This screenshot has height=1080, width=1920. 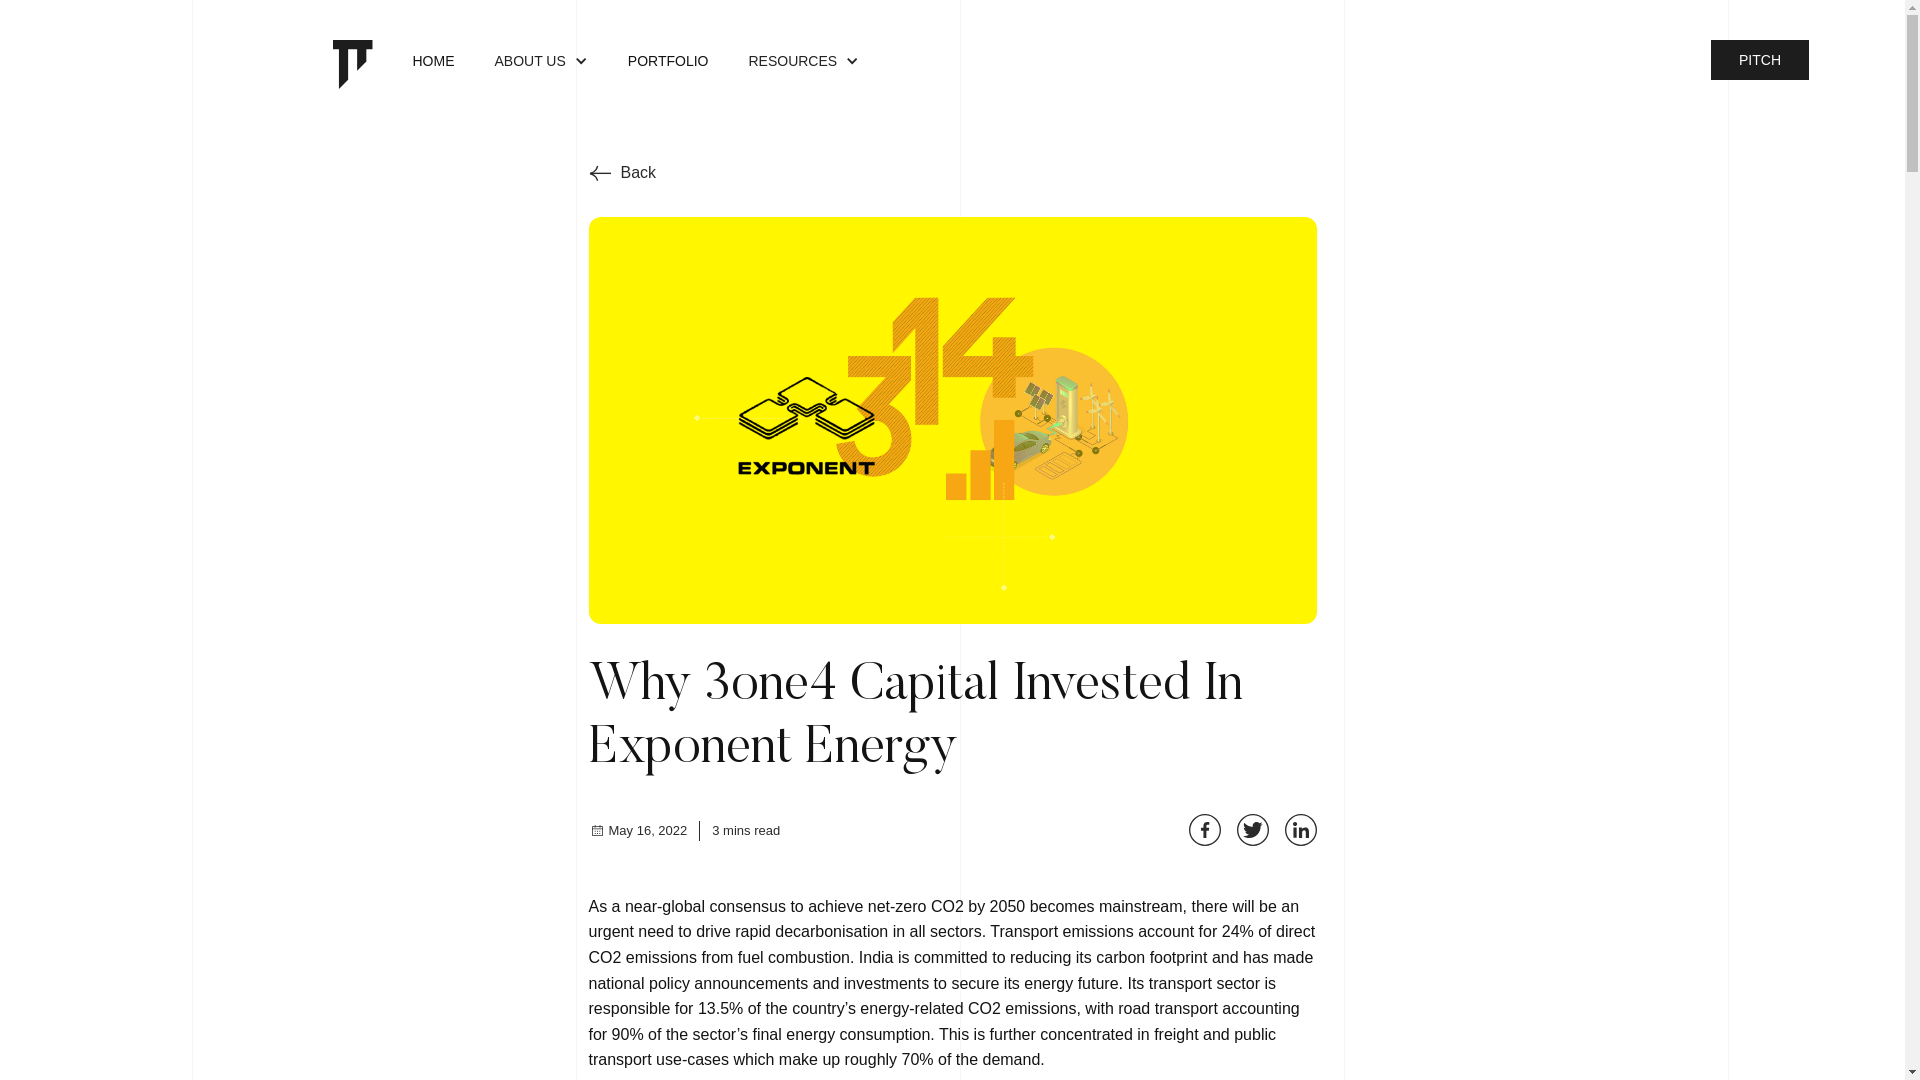 I want to click on 'Back', so click(x=621, y=172).